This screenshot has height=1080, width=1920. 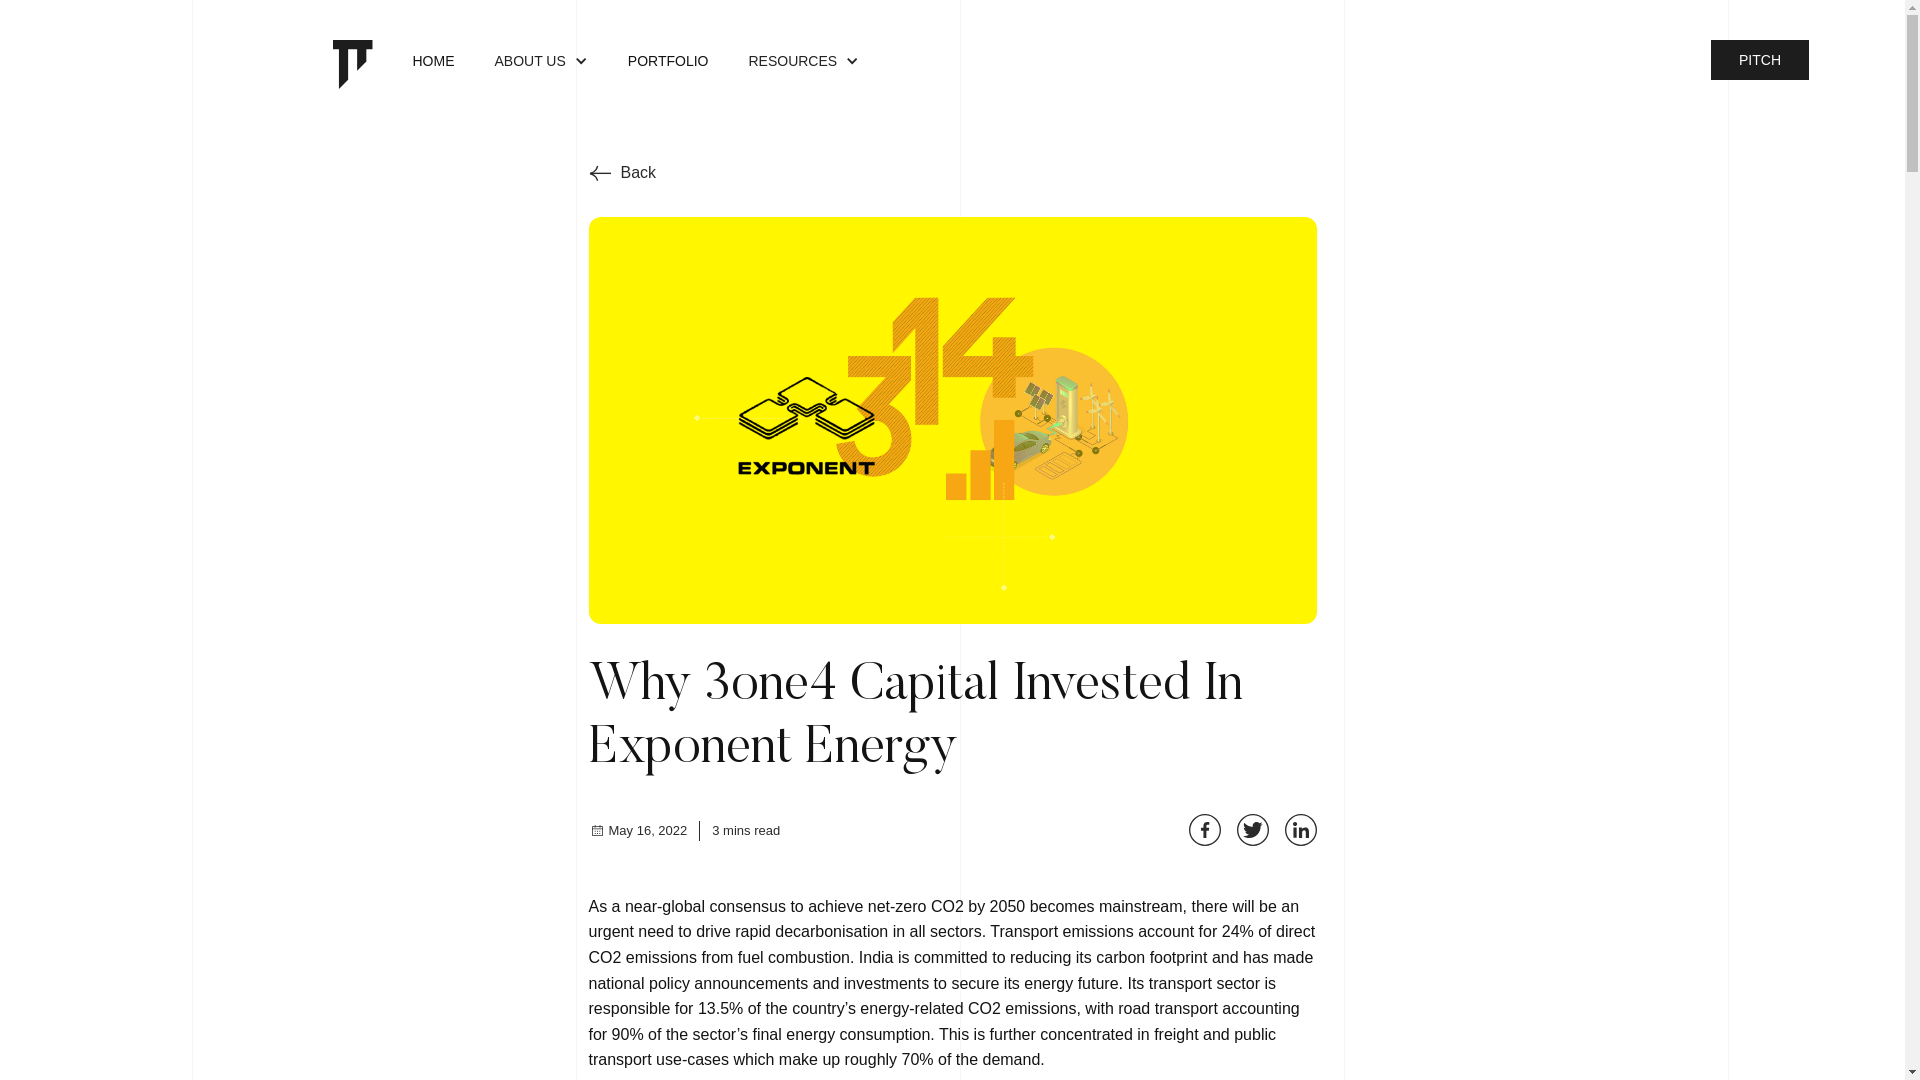 I want to click on 'Back', so click(x=621, y=172).